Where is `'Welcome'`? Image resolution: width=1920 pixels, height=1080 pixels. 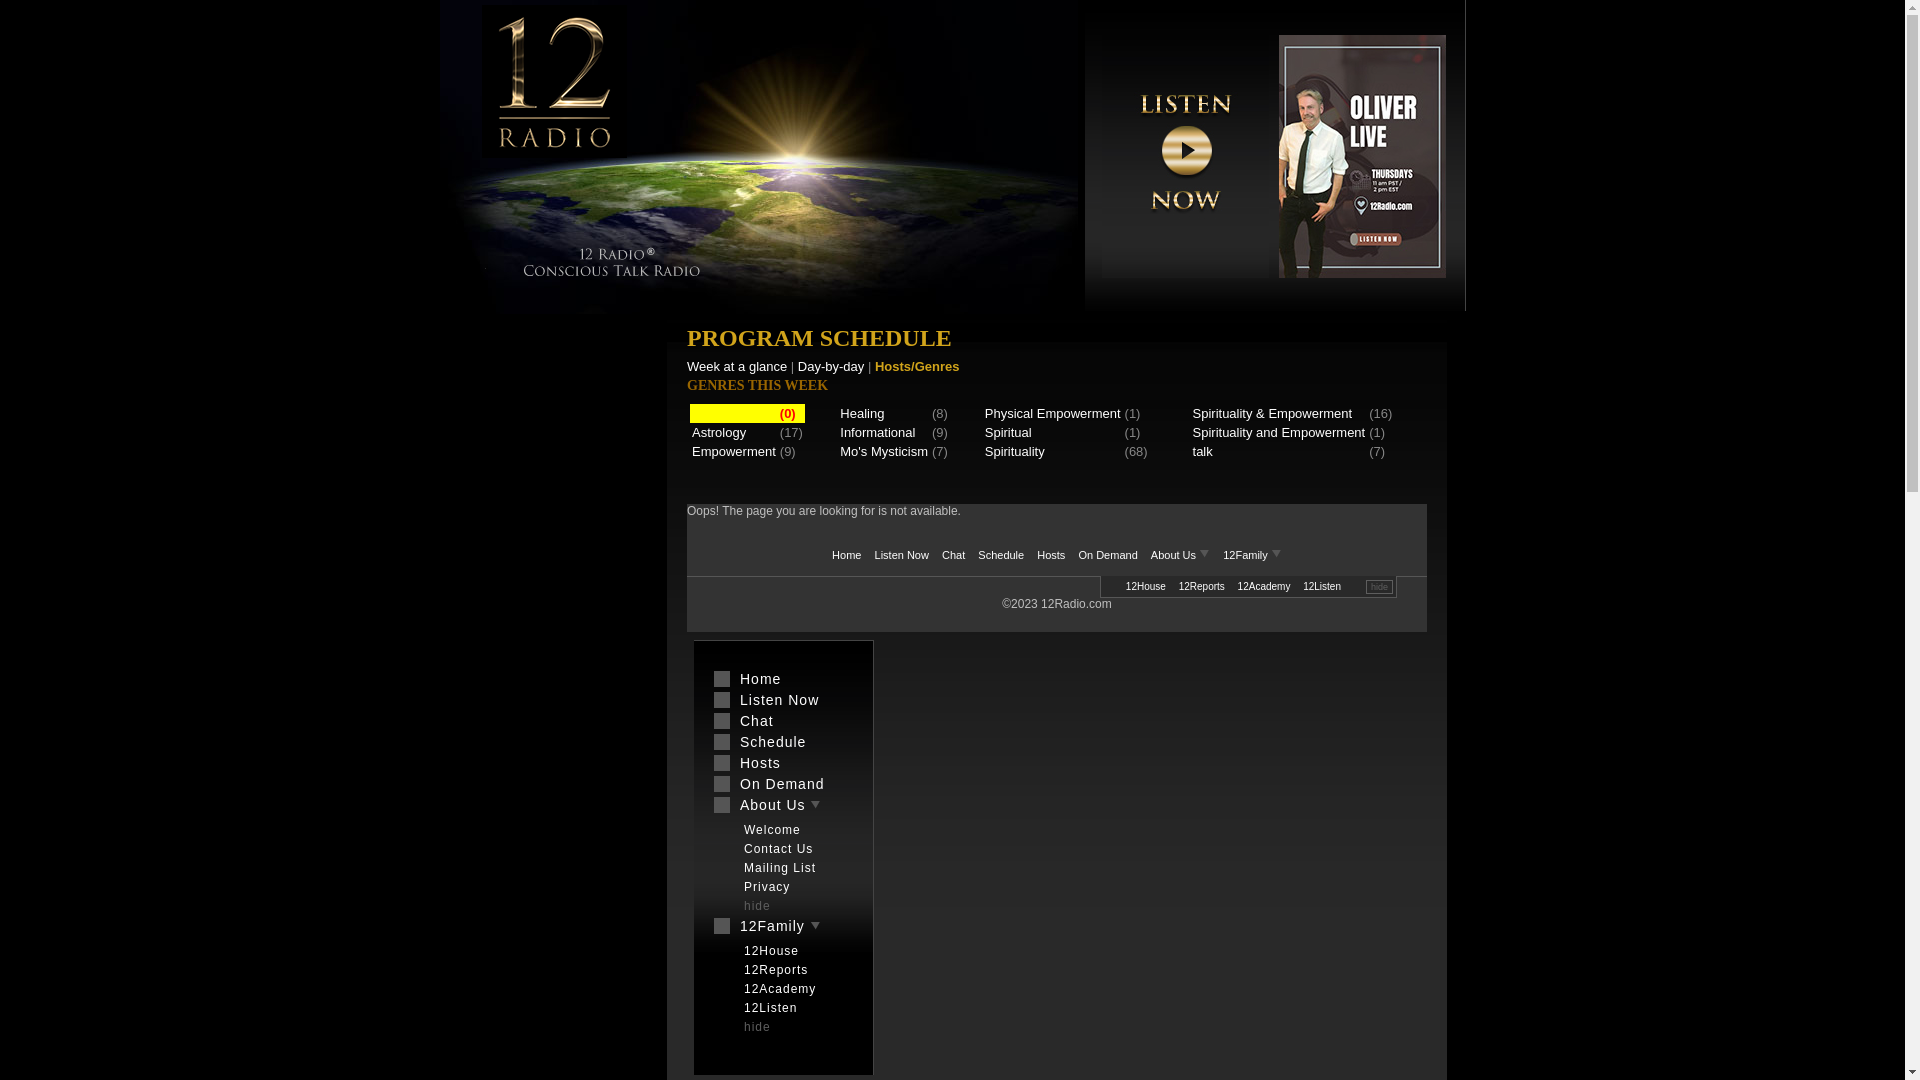 'Welcome' is located at coordinates (792, 829).